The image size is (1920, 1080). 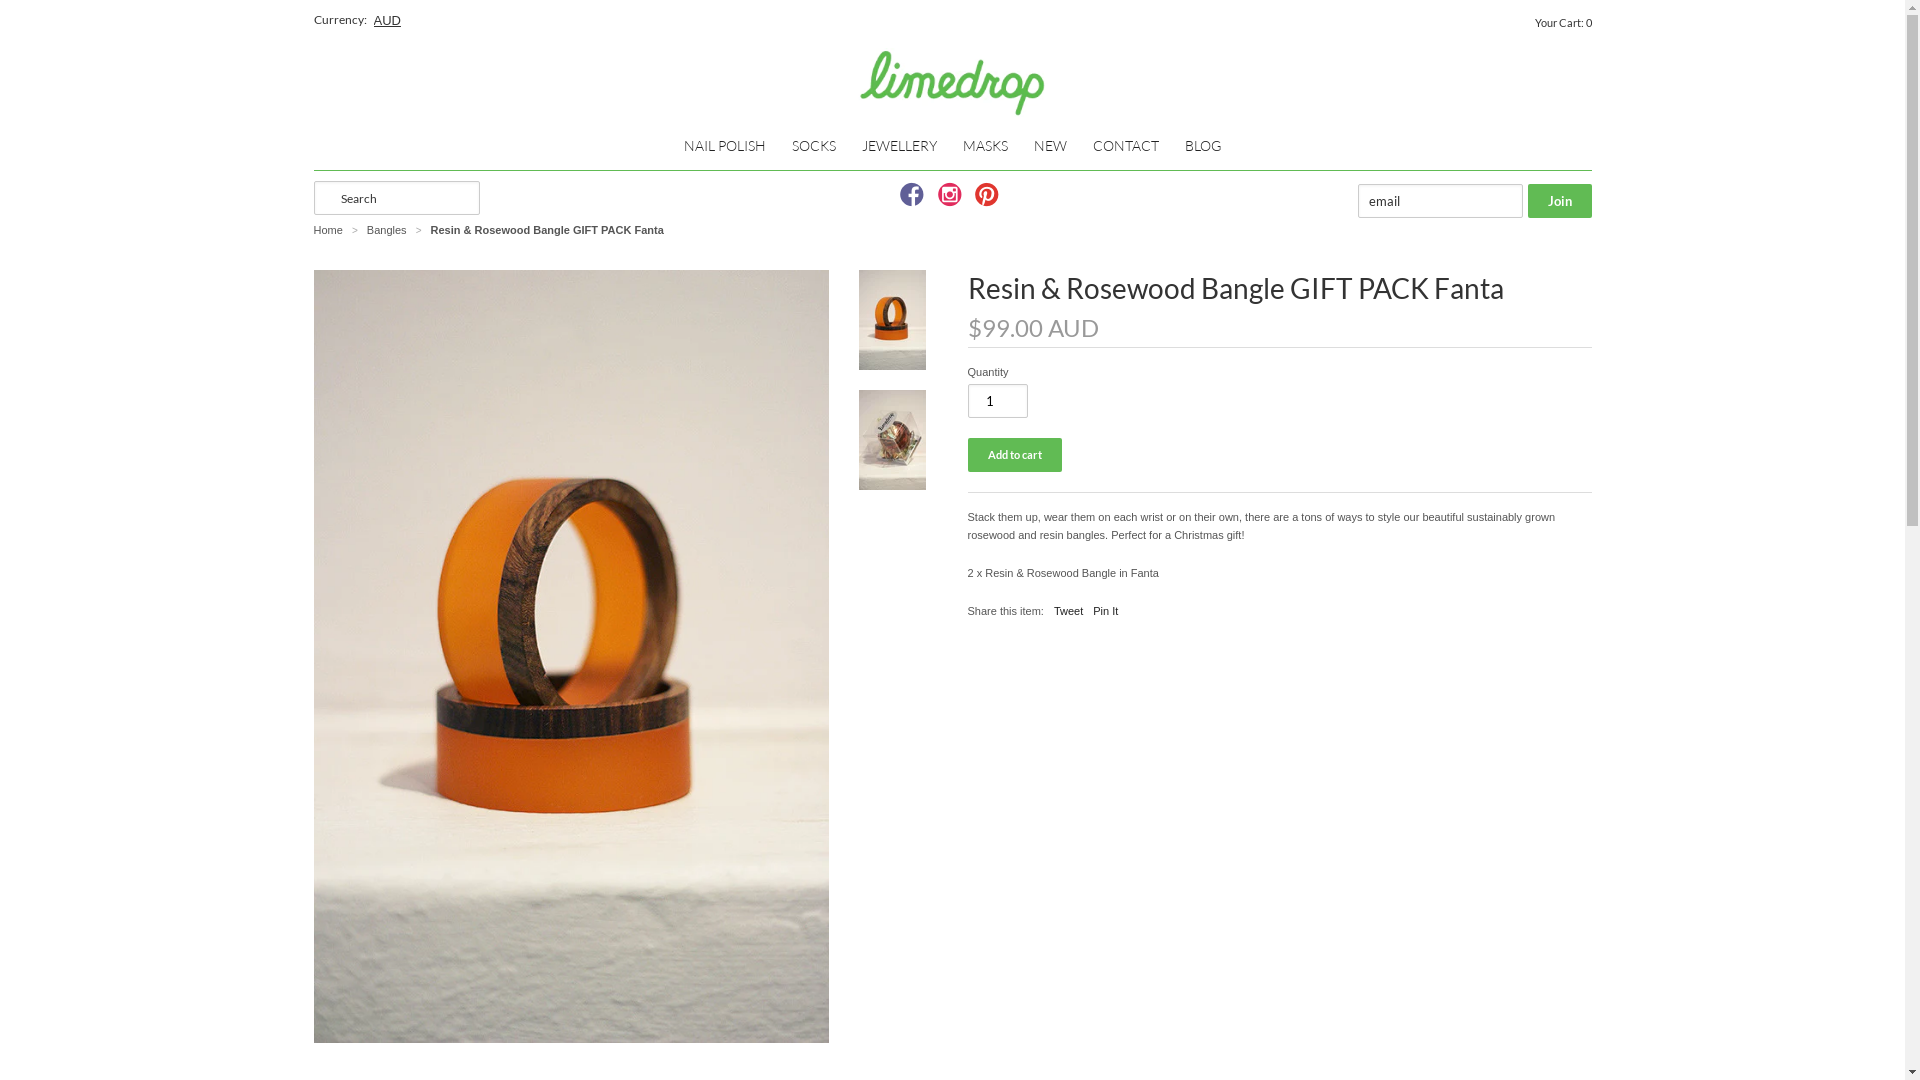 What do you see at coordinates (952, 200) in the screenshot?
I see `'Follow us on Instagram'` at bounding box center [952, 200].